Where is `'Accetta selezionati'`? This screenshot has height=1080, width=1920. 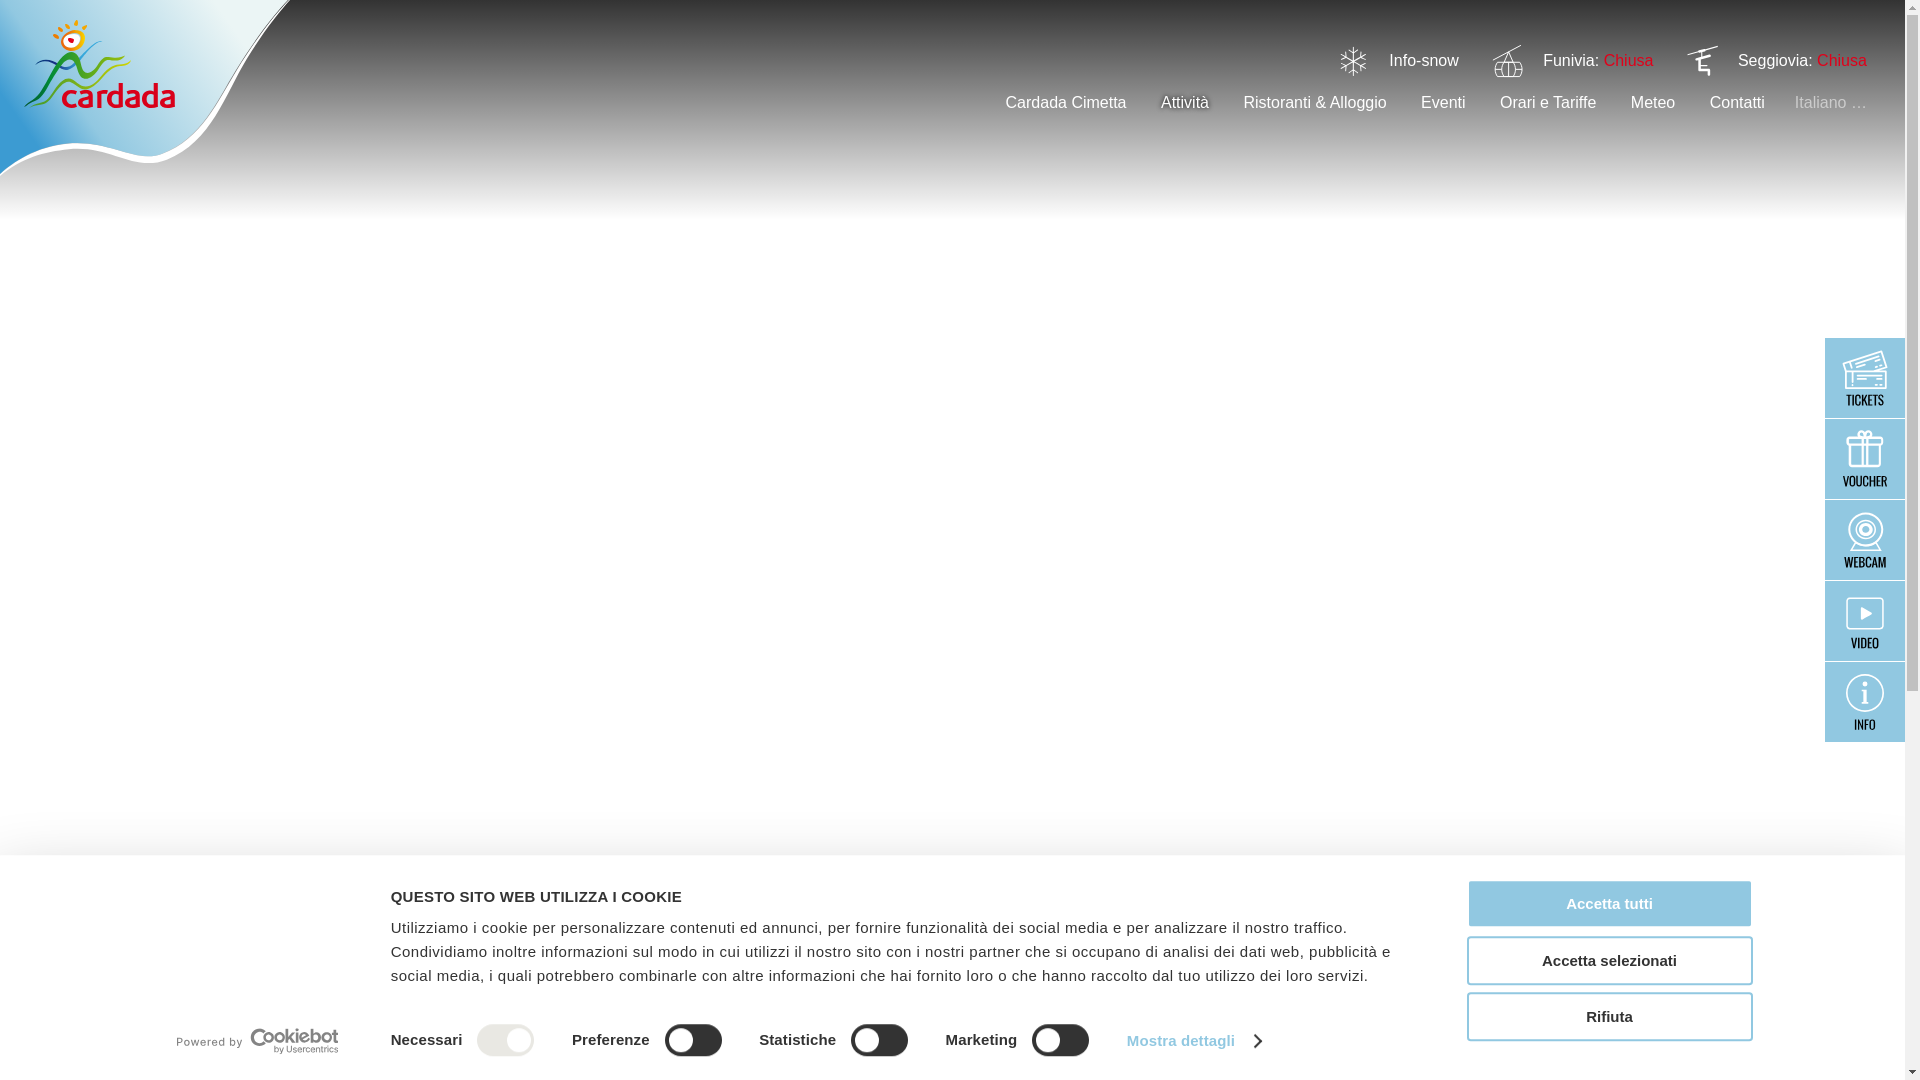
'Accetta selezionati' is located at coordinates (1465, 959).